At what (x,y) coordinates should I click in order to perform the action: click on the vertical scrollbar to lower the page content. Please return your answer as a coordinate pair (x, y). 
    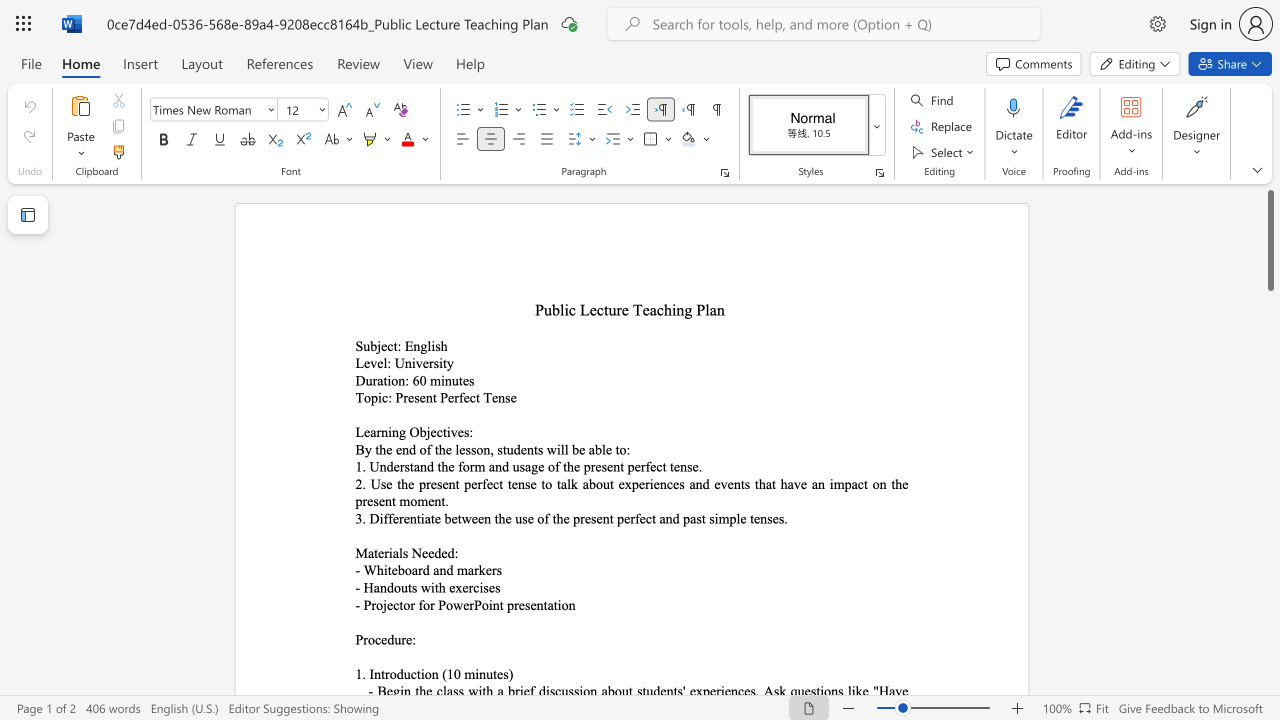
    Looking at the image, I should click on (1269, 380).